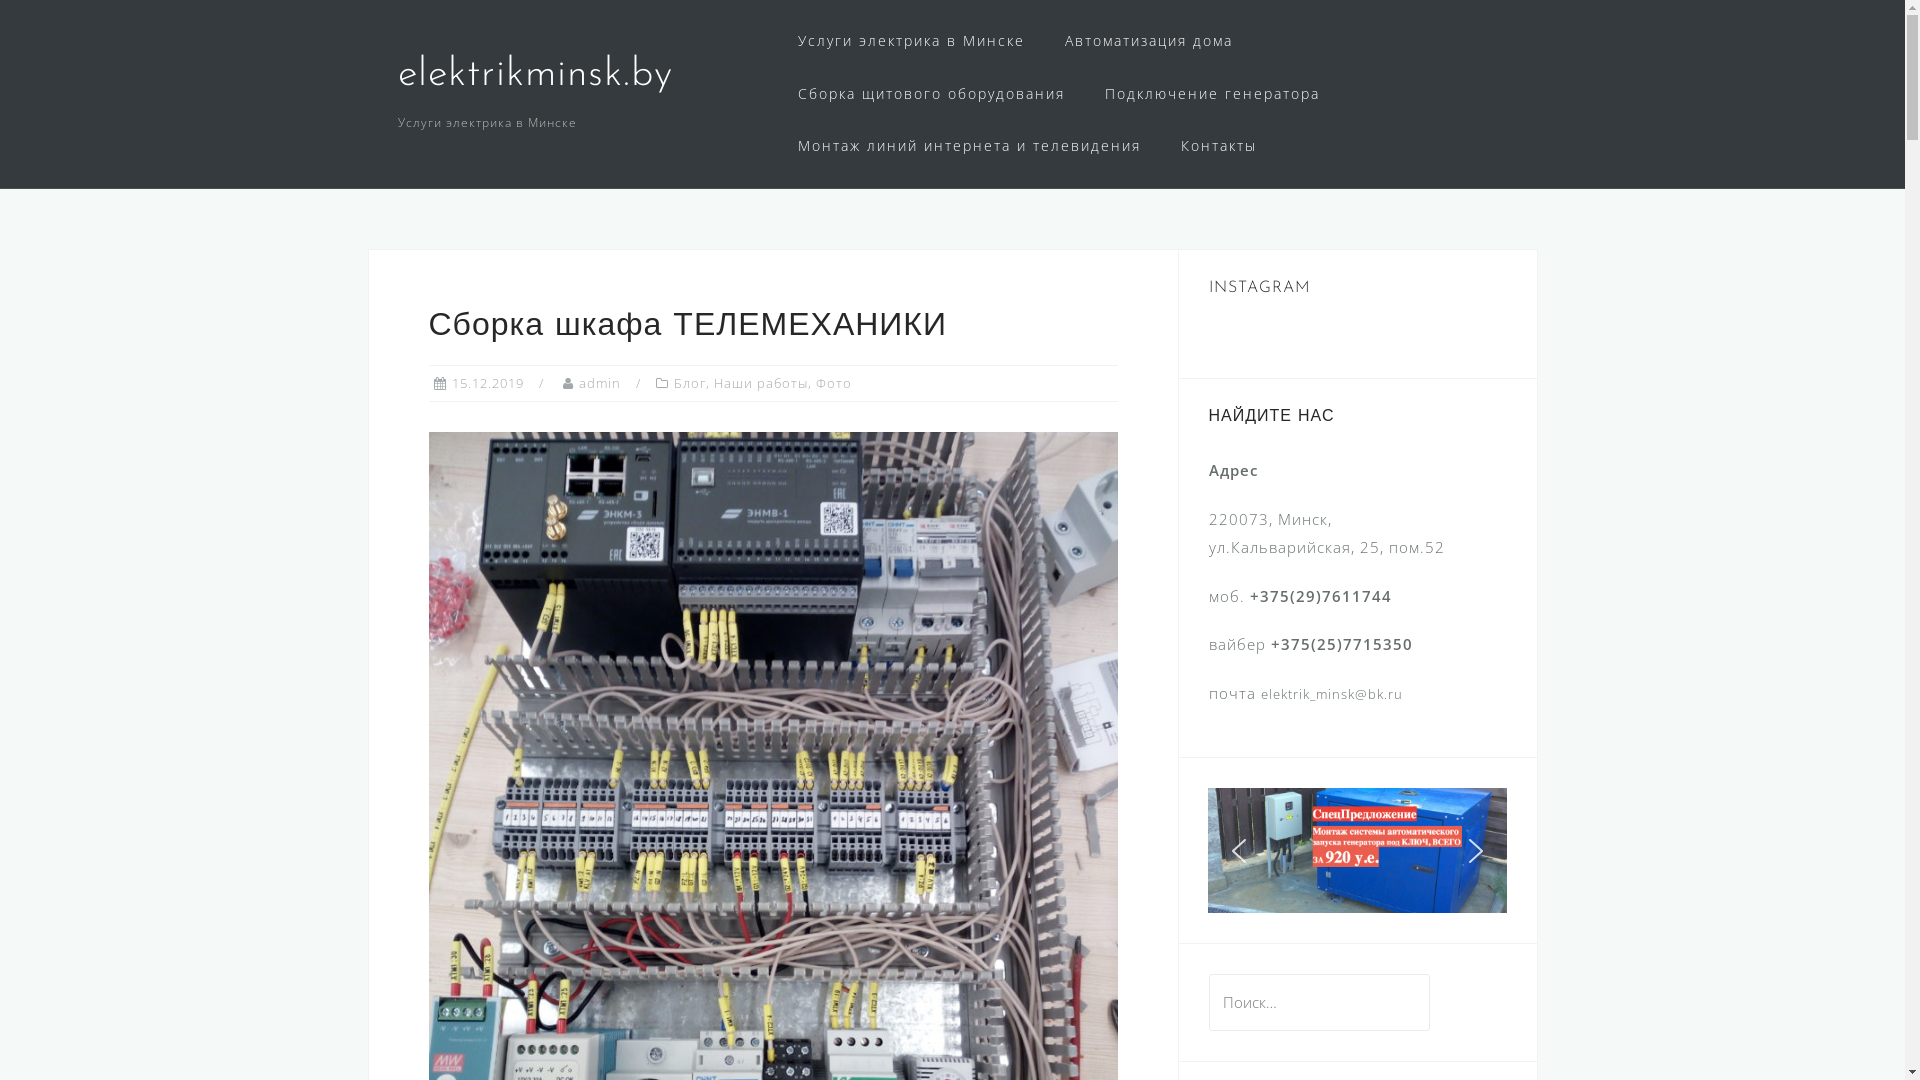 This screenshot has height=1080, width=1920. Describe the element at coordinates (1330, 692) in the screenshot. I see `'elektrik_minsk@bk.ru'` at that location.